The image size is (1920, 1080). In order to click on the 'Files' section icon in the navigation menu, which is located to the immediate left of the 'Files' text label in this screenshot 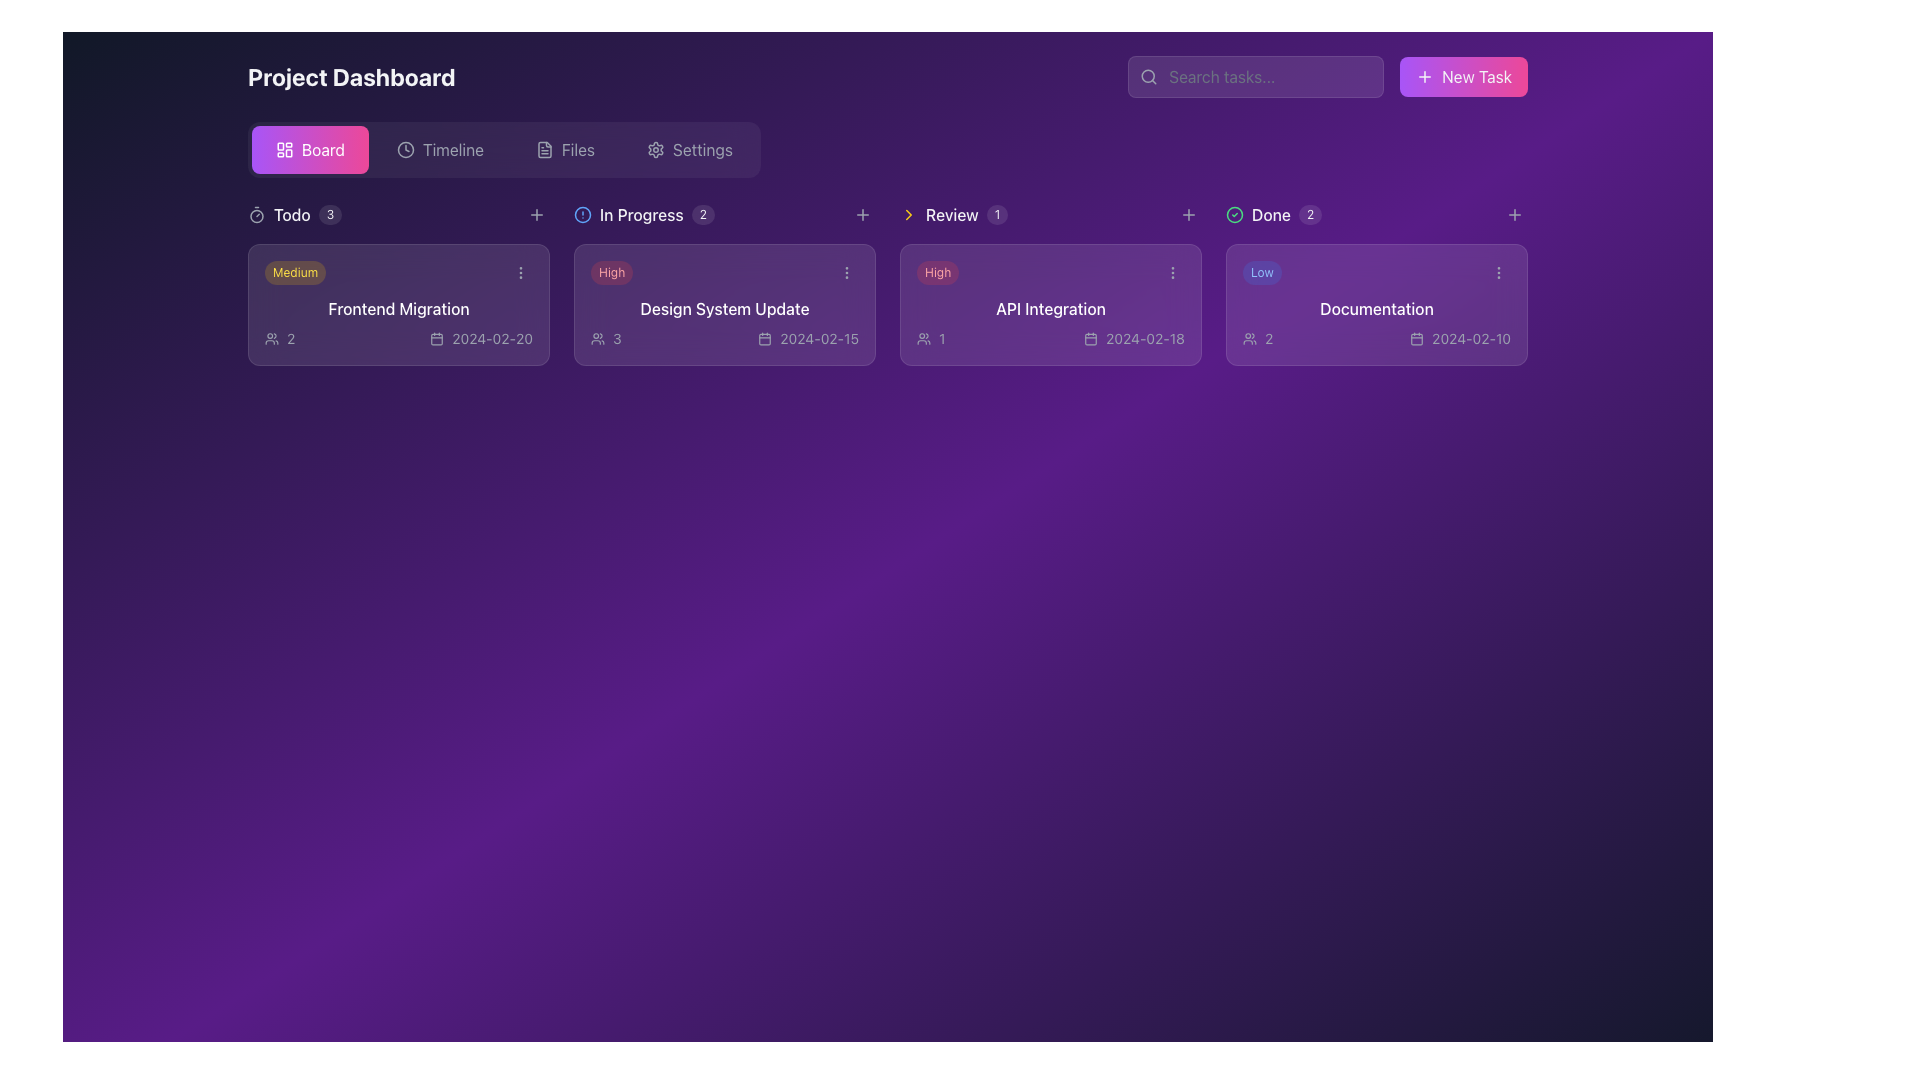, I will do `click(544, 149)`.